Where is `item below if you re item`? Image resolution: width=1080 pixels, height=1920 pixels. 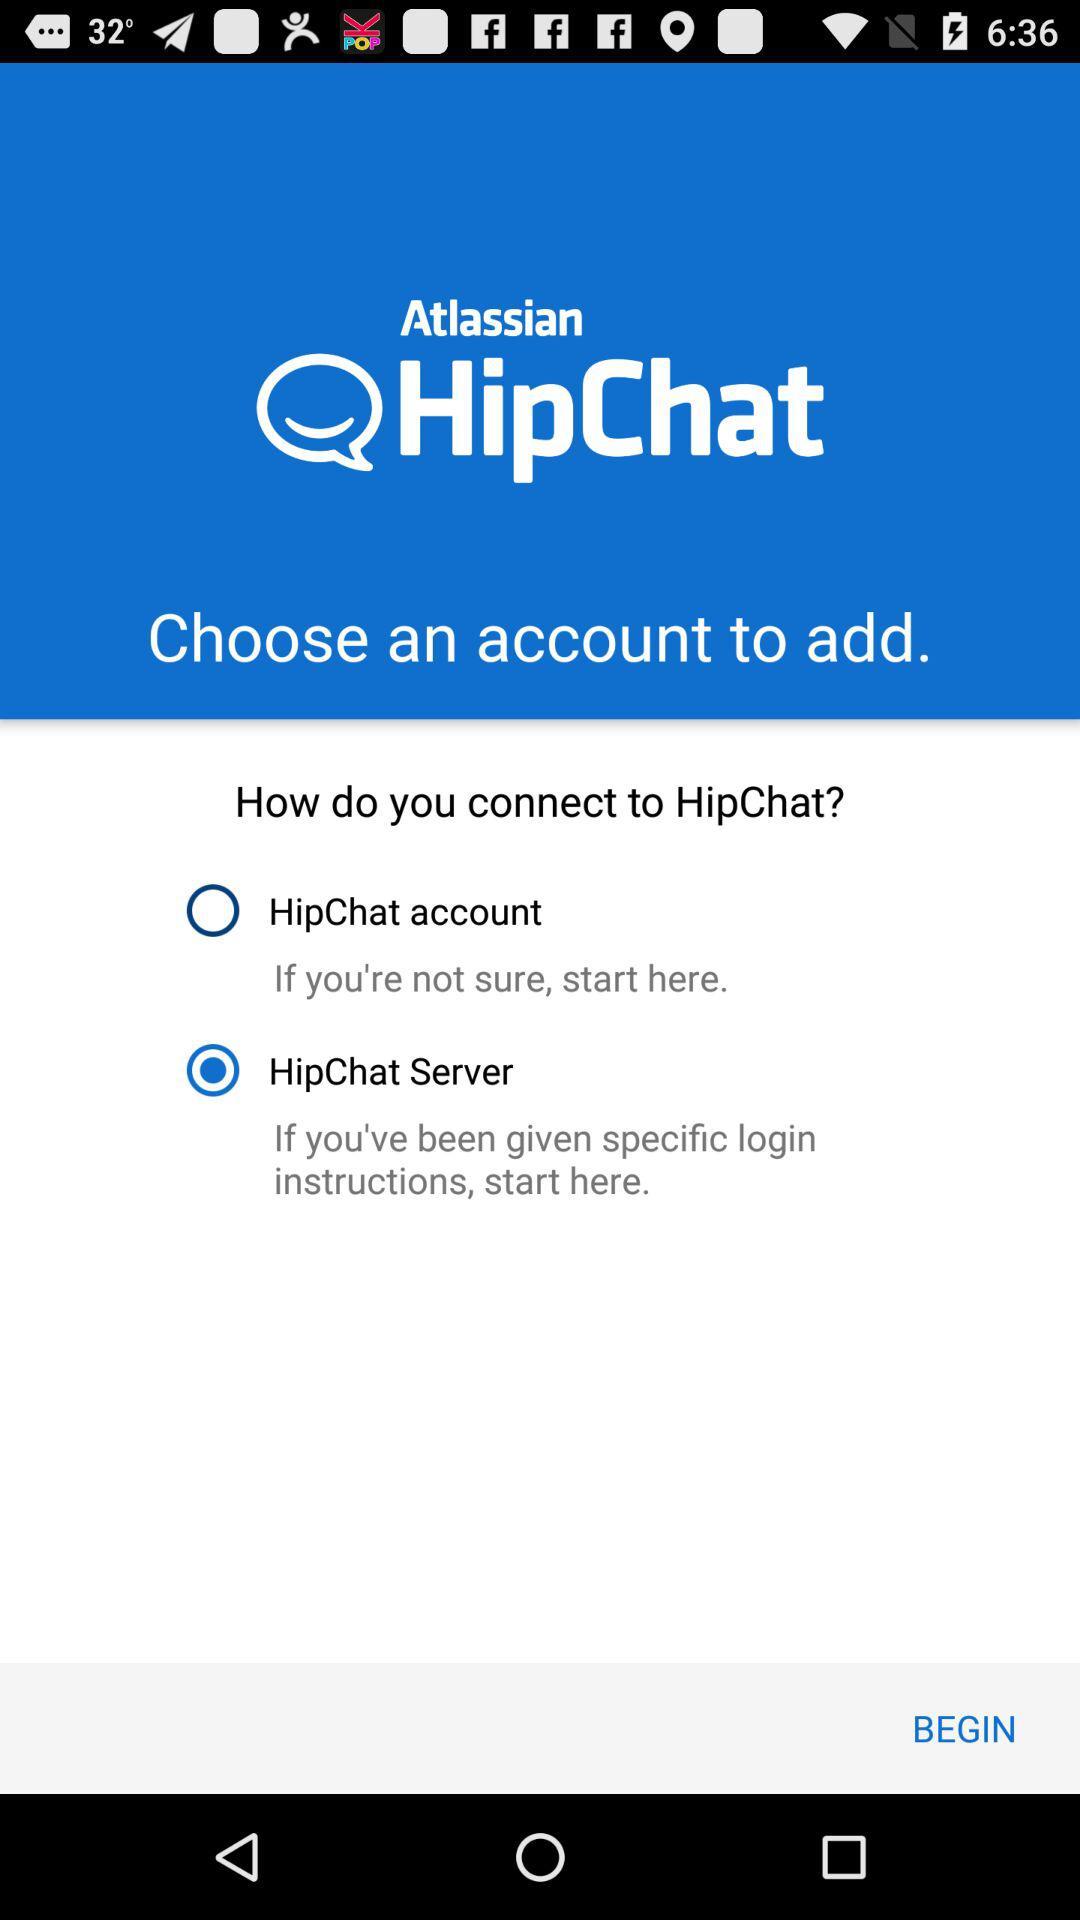
item below if you re item is located at coordinates (348, 1069).